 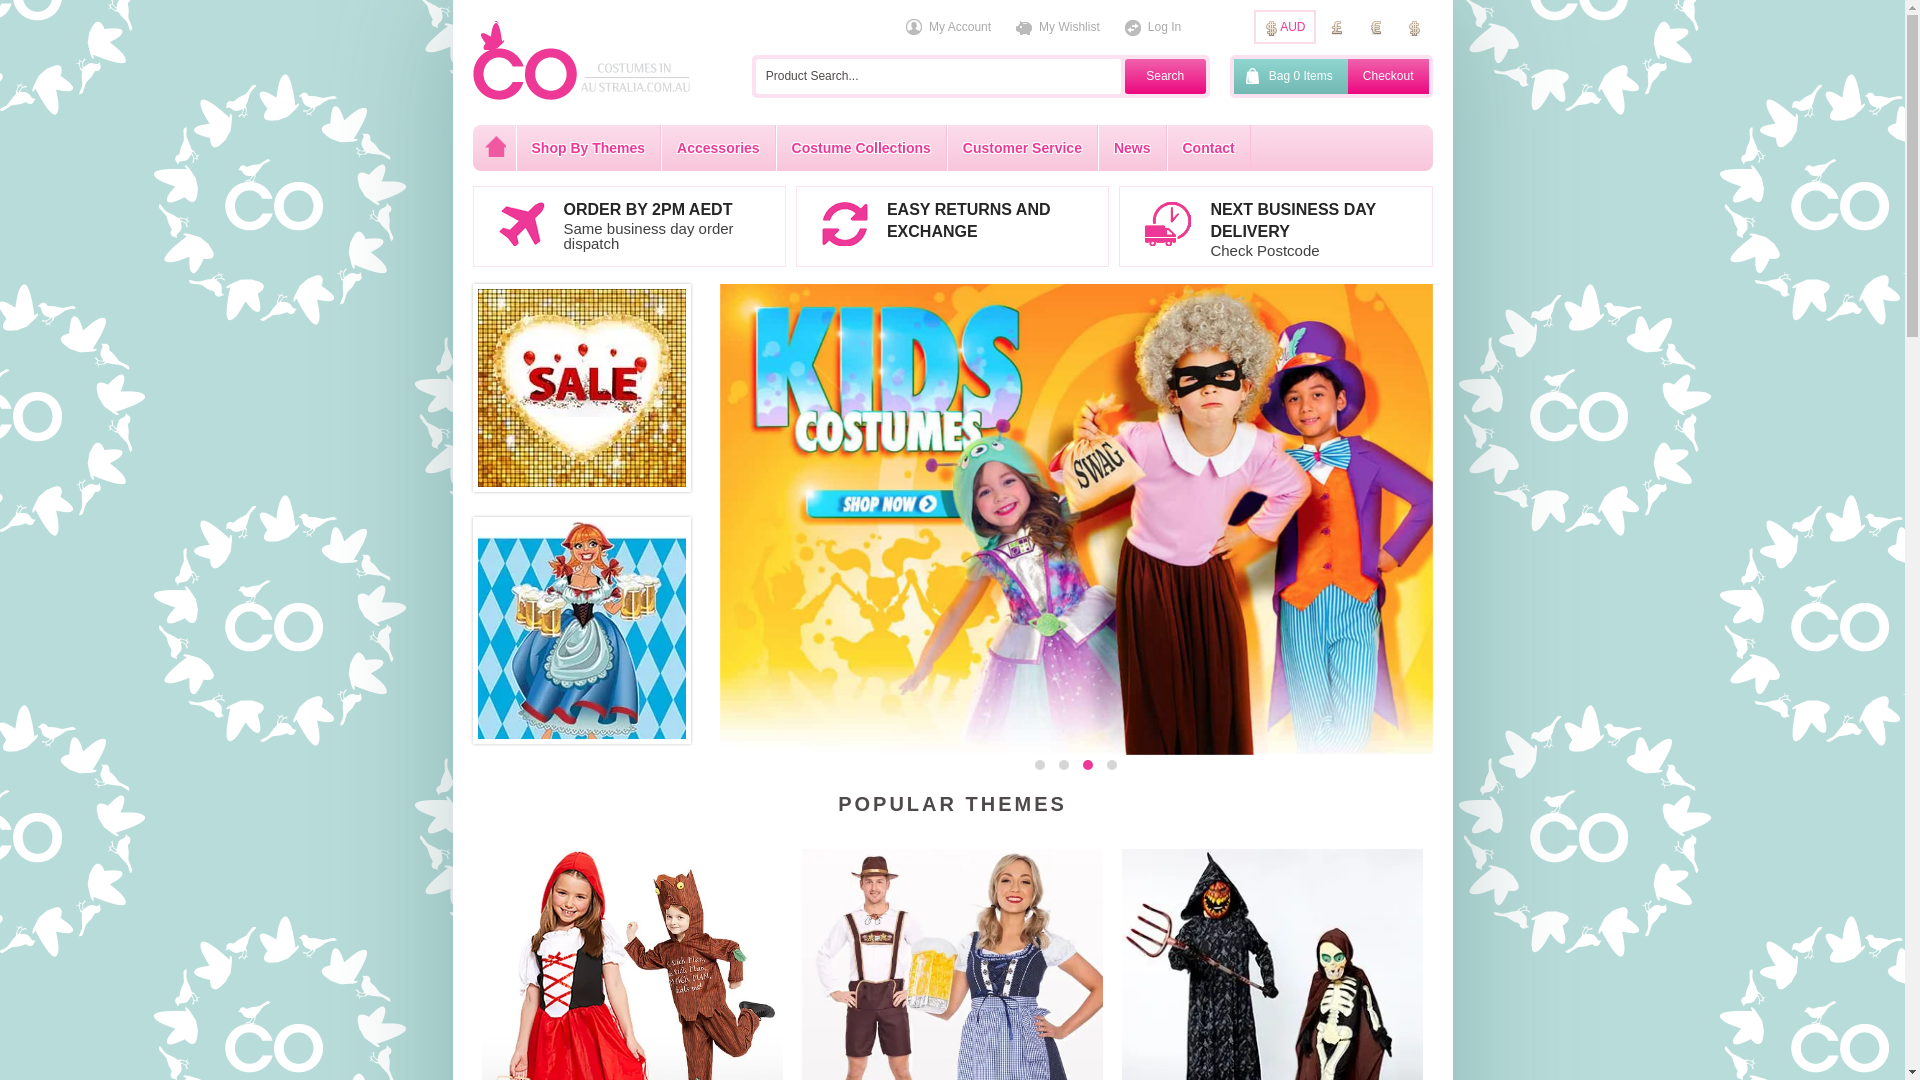 I want to click on 'ORDER BY 2PM AEDT, so click(x=627, y=225).